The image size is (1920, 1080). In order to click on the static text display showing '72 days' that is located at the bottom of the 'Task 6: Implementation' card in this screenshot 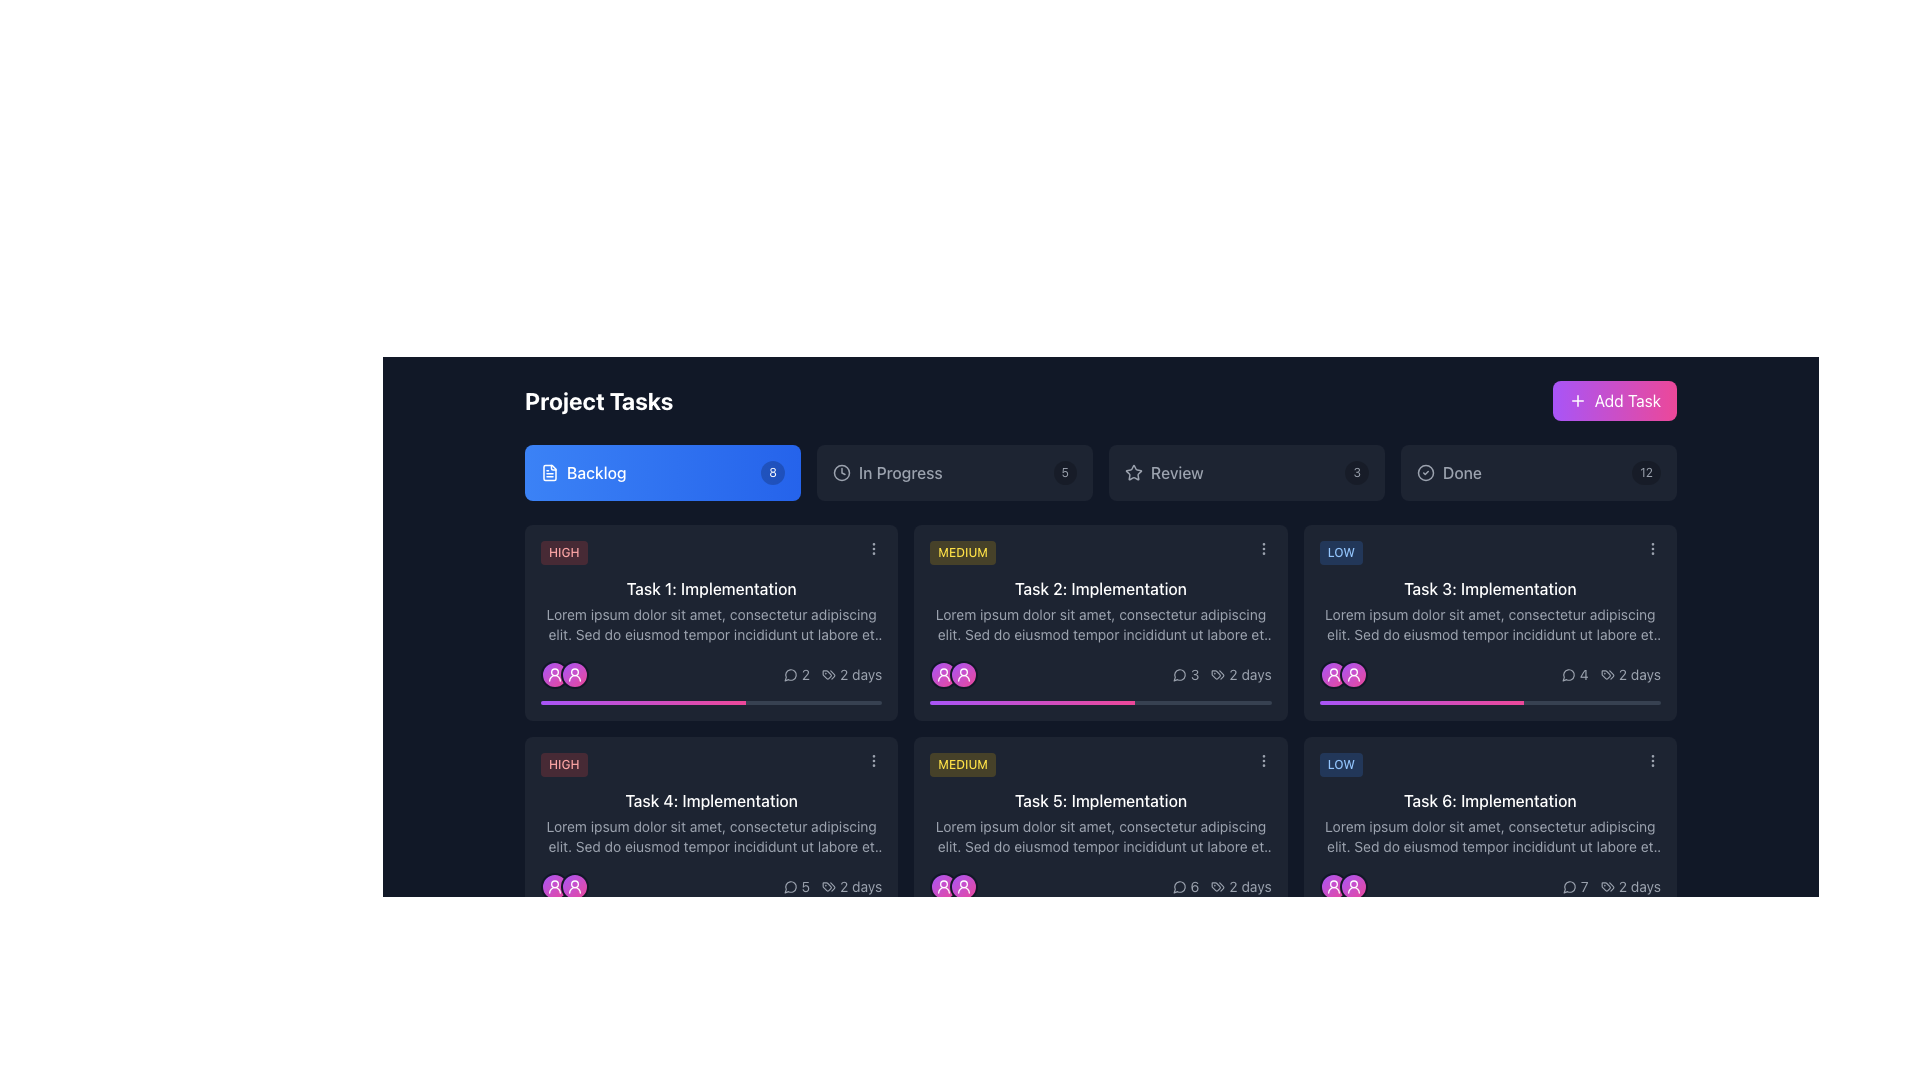, I will do `click(1490, 886)`.